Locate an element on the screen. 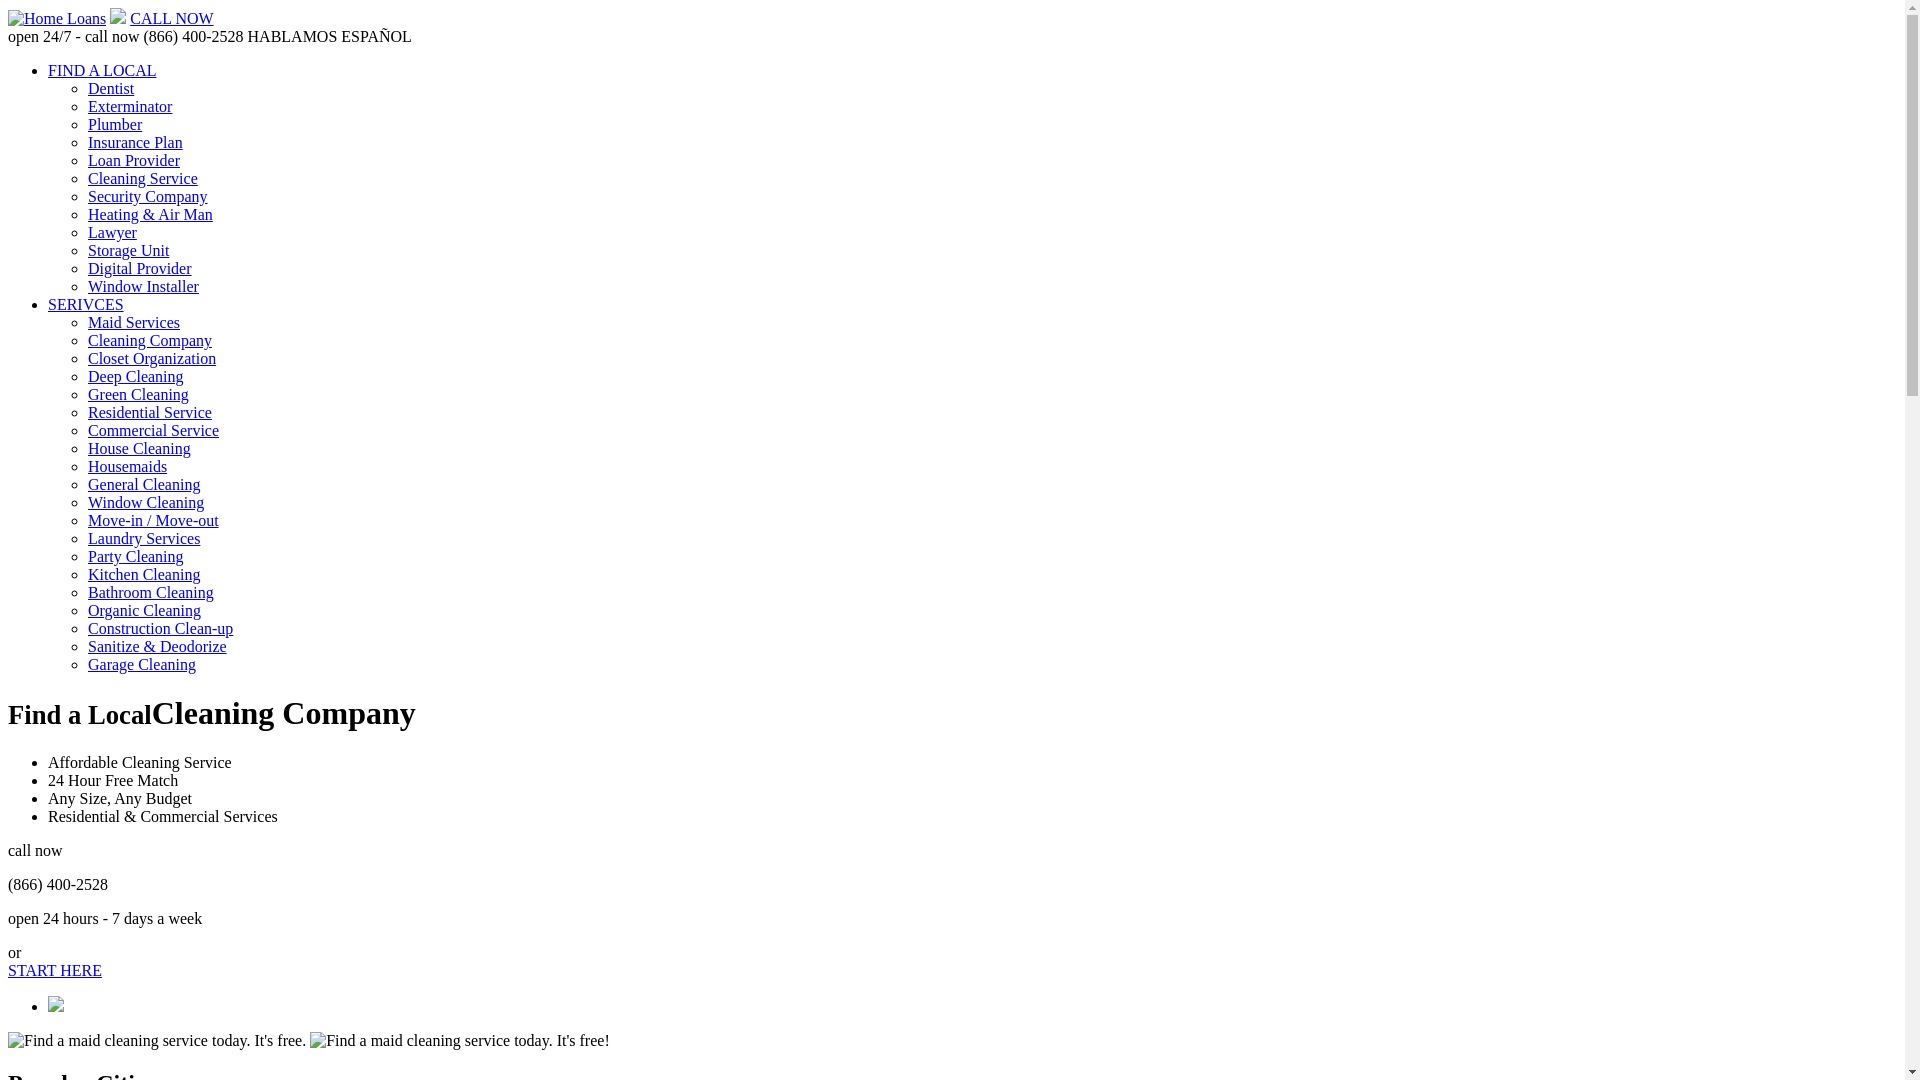 The image size is (1920, 1080). 'Housemaids' is located at coordinates (86, 466).